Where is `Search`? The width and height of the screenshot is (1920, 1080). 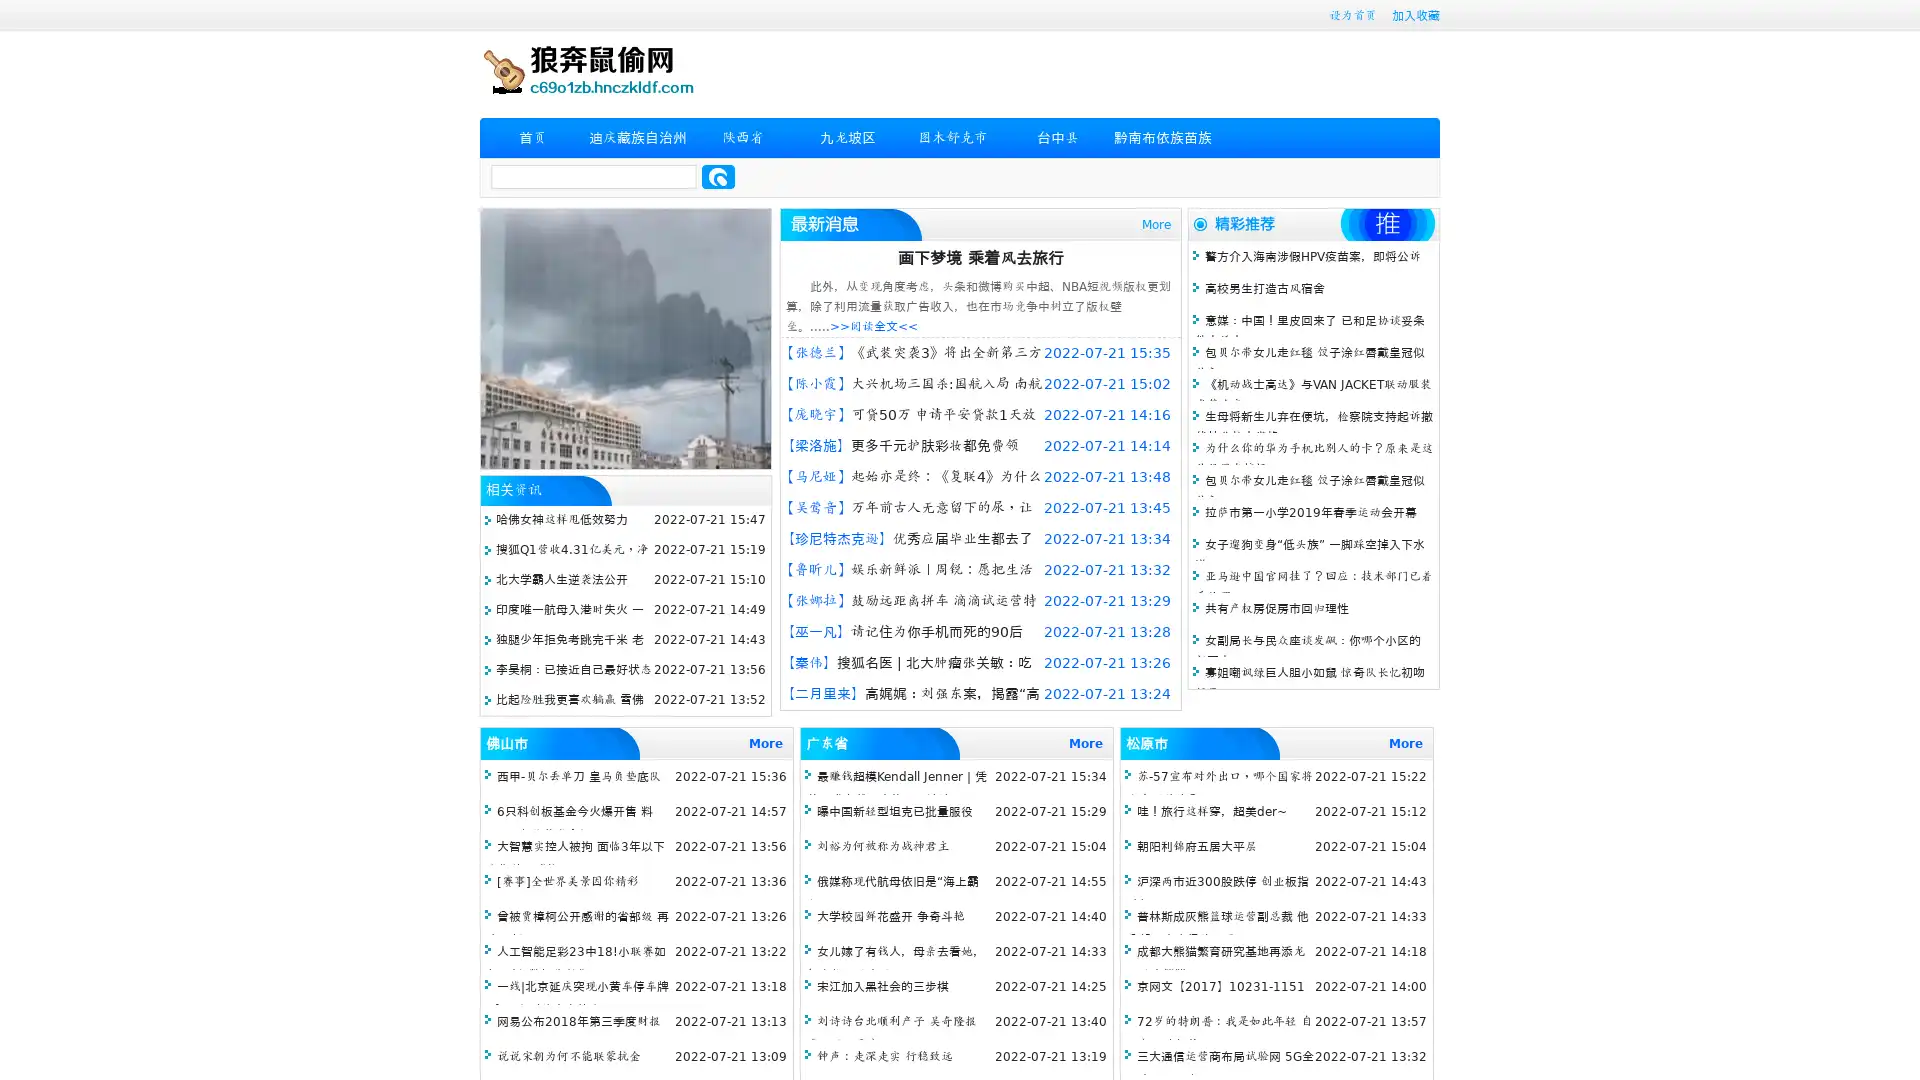 Search is located at coordinates (718, 176).